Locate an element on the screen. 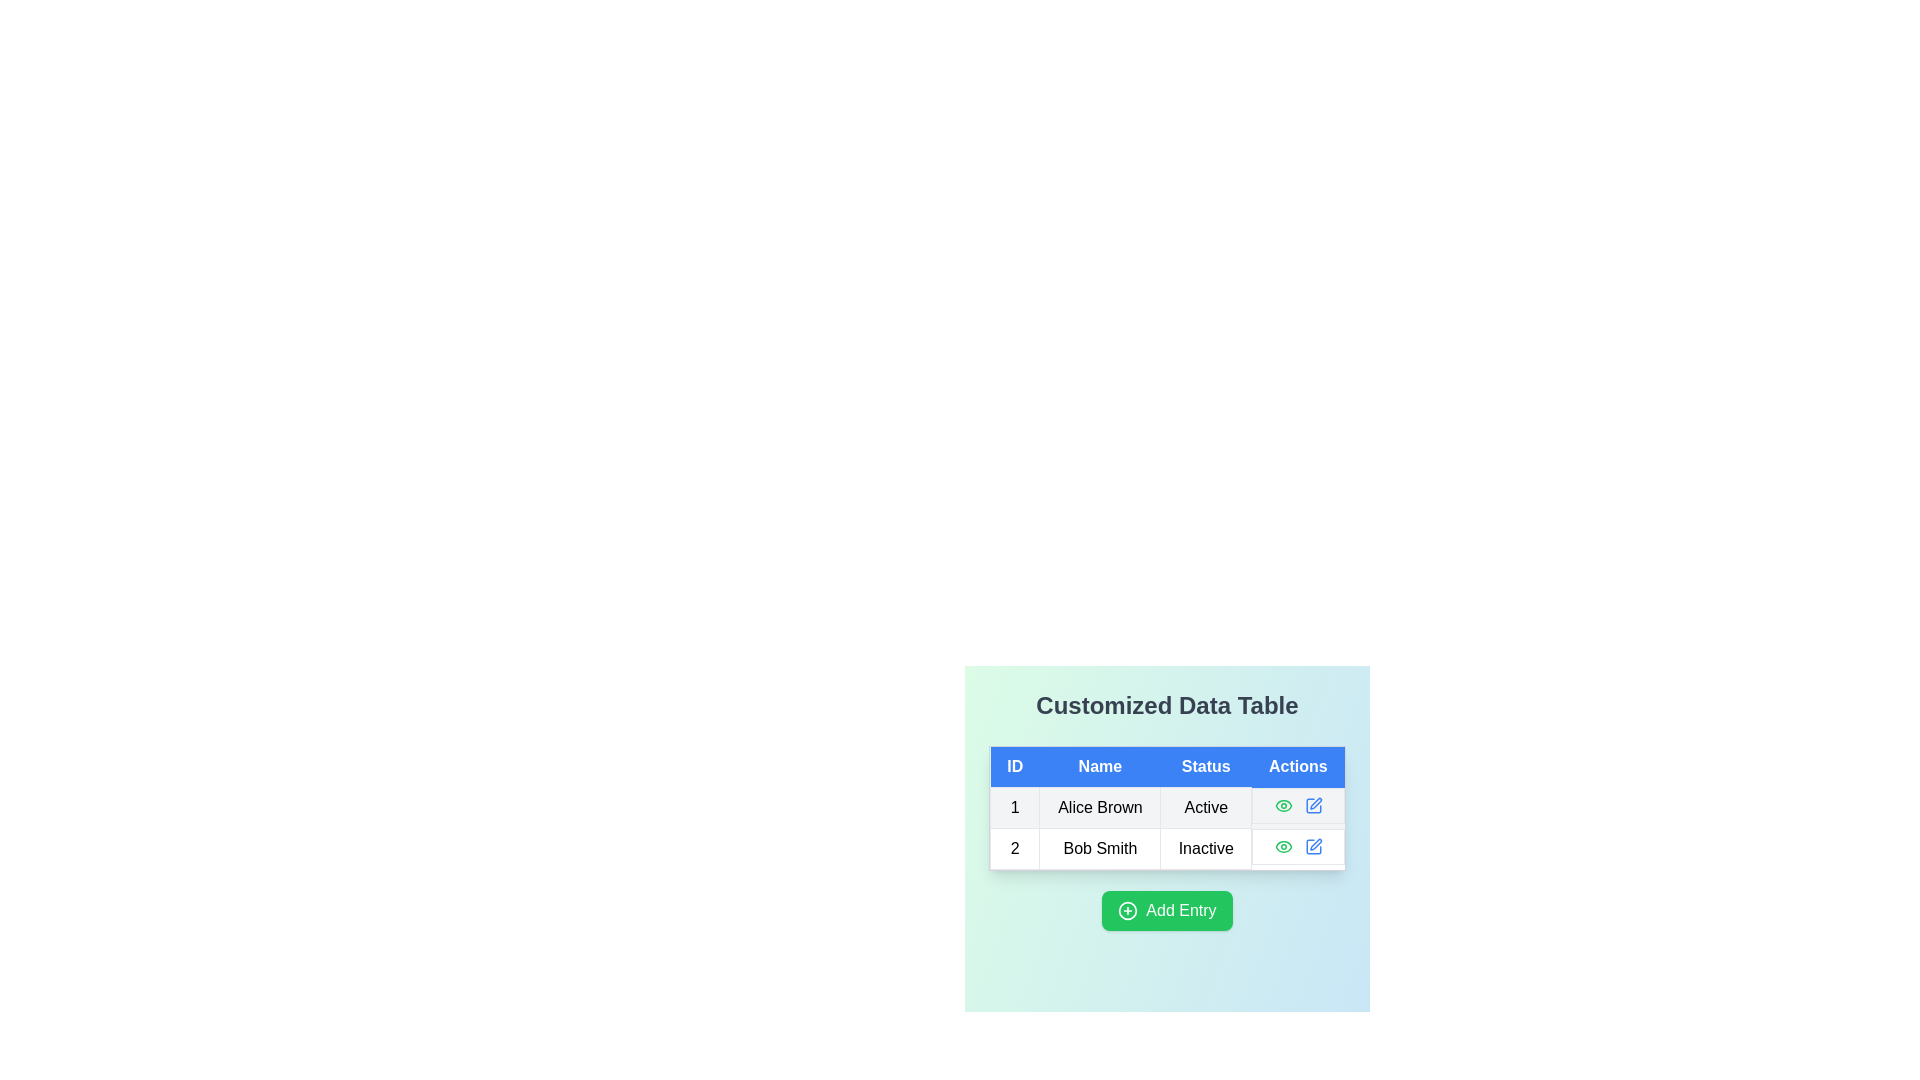 Image resolution: width=1920 pixels, height=1080 pixels. the table cell in the 'Name' column of the first row is located at coordinates (1098, 806).